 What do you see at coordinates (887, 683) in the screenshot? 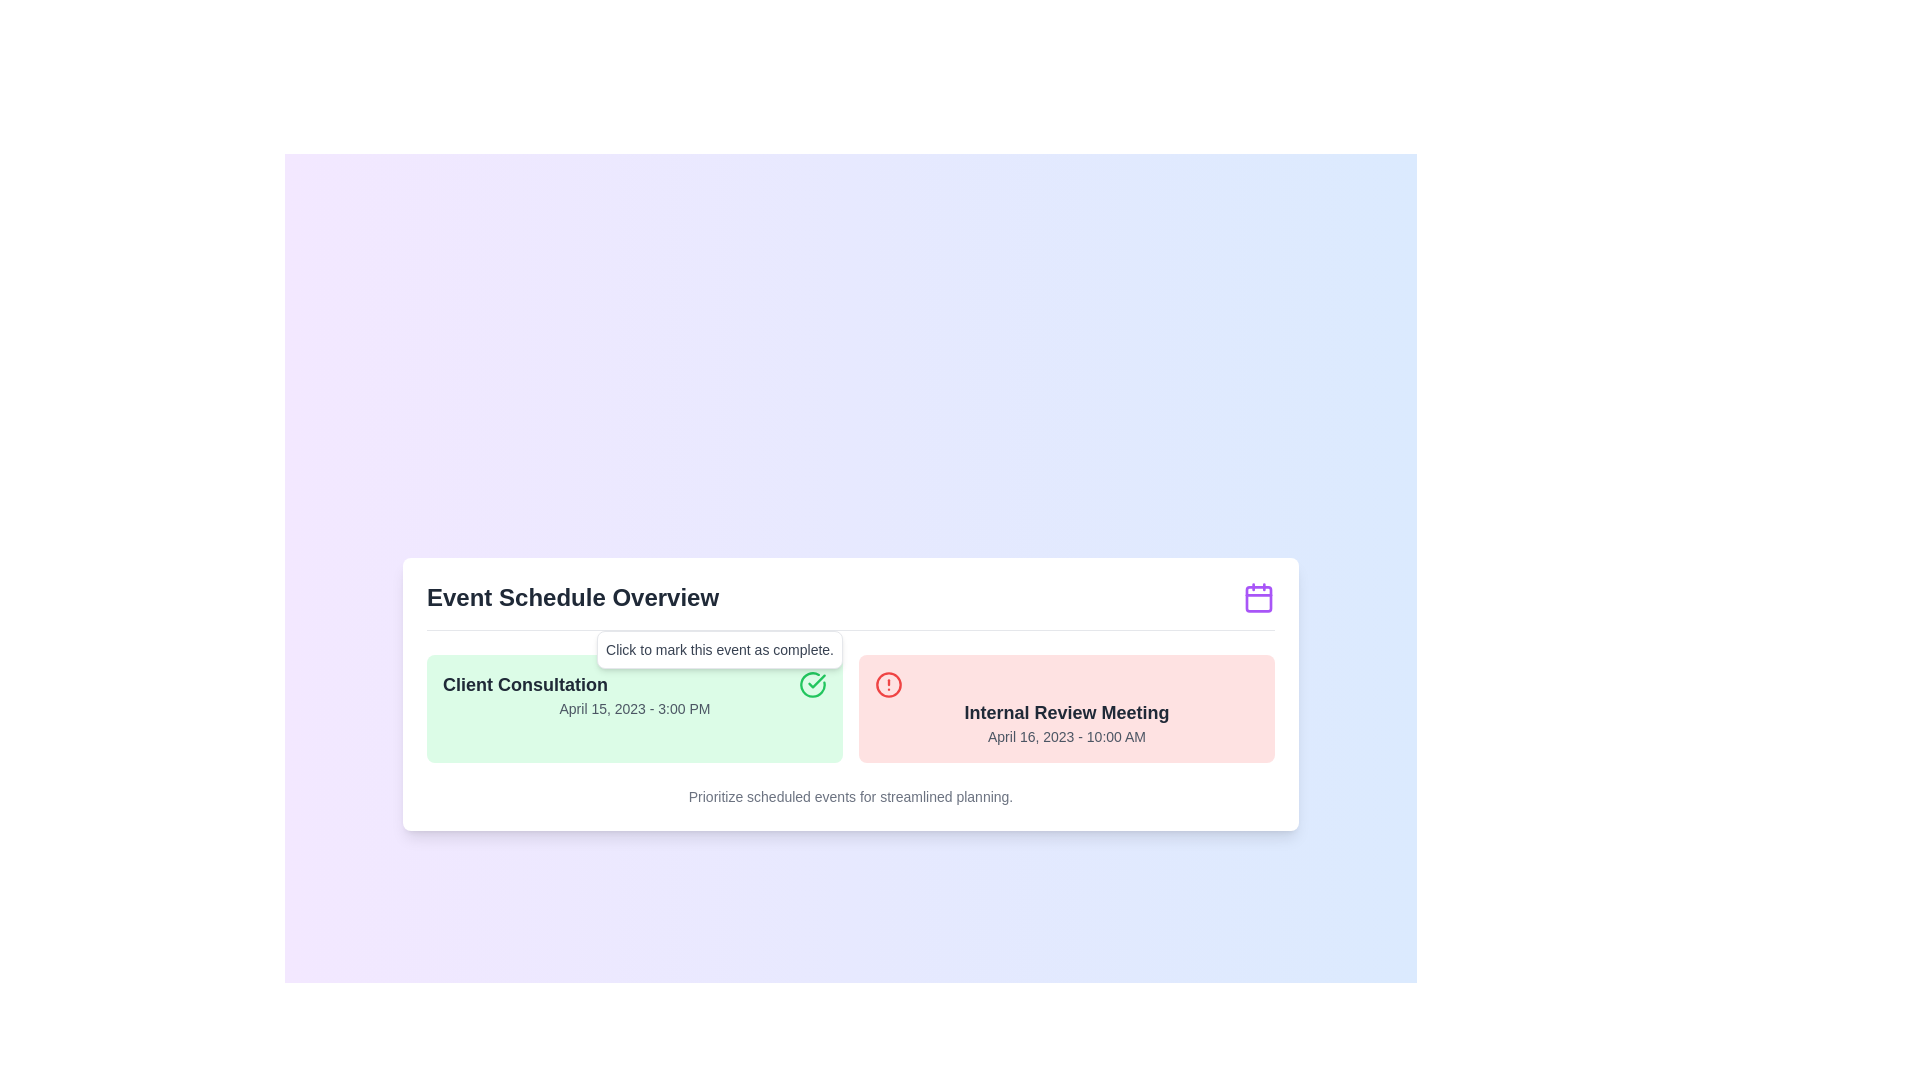
I see `the circular alert indicator icon located on the upper-left corner of the 'Internal Review Meeting' panel, adjacent to the 'Event Schedule Overview' title` at bounding box center [887, 683].